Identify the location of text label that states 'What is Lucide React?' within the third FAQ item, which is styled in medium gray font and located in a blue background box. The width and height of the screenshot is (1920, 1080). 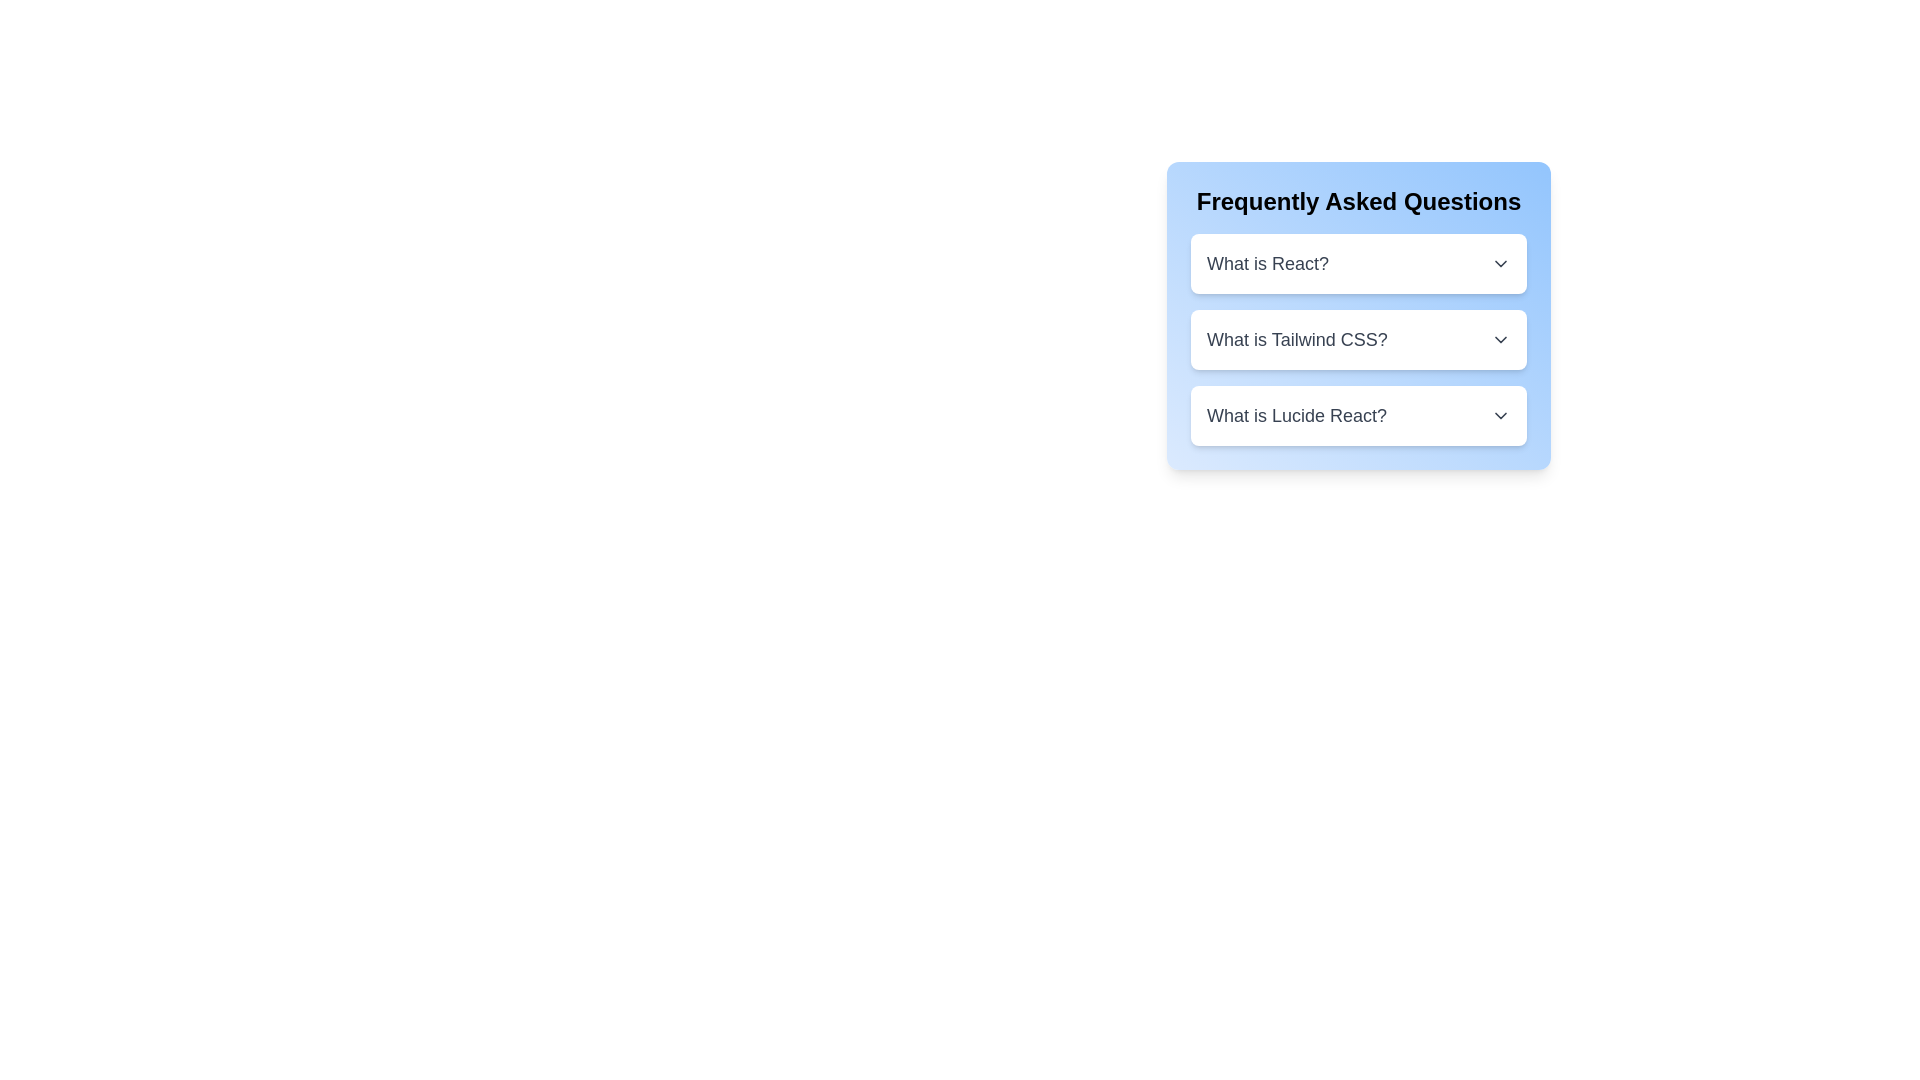
(1296, 415).